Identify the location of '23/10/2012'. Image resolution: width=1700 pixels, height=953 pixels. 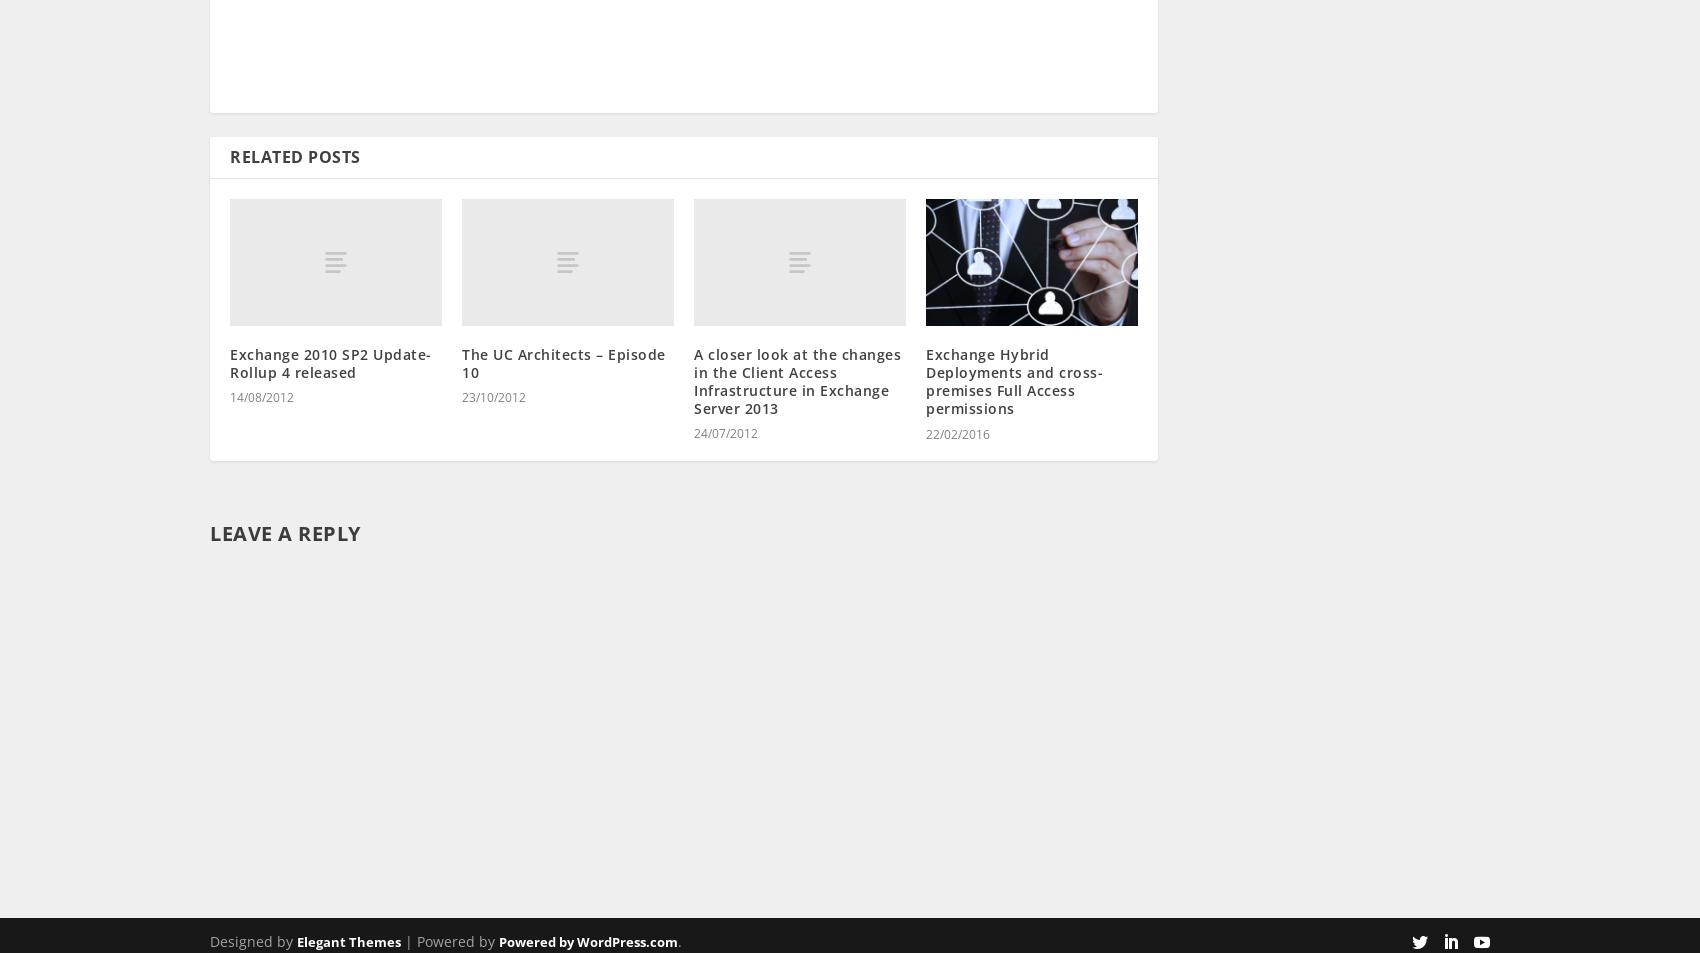
(462, 360).